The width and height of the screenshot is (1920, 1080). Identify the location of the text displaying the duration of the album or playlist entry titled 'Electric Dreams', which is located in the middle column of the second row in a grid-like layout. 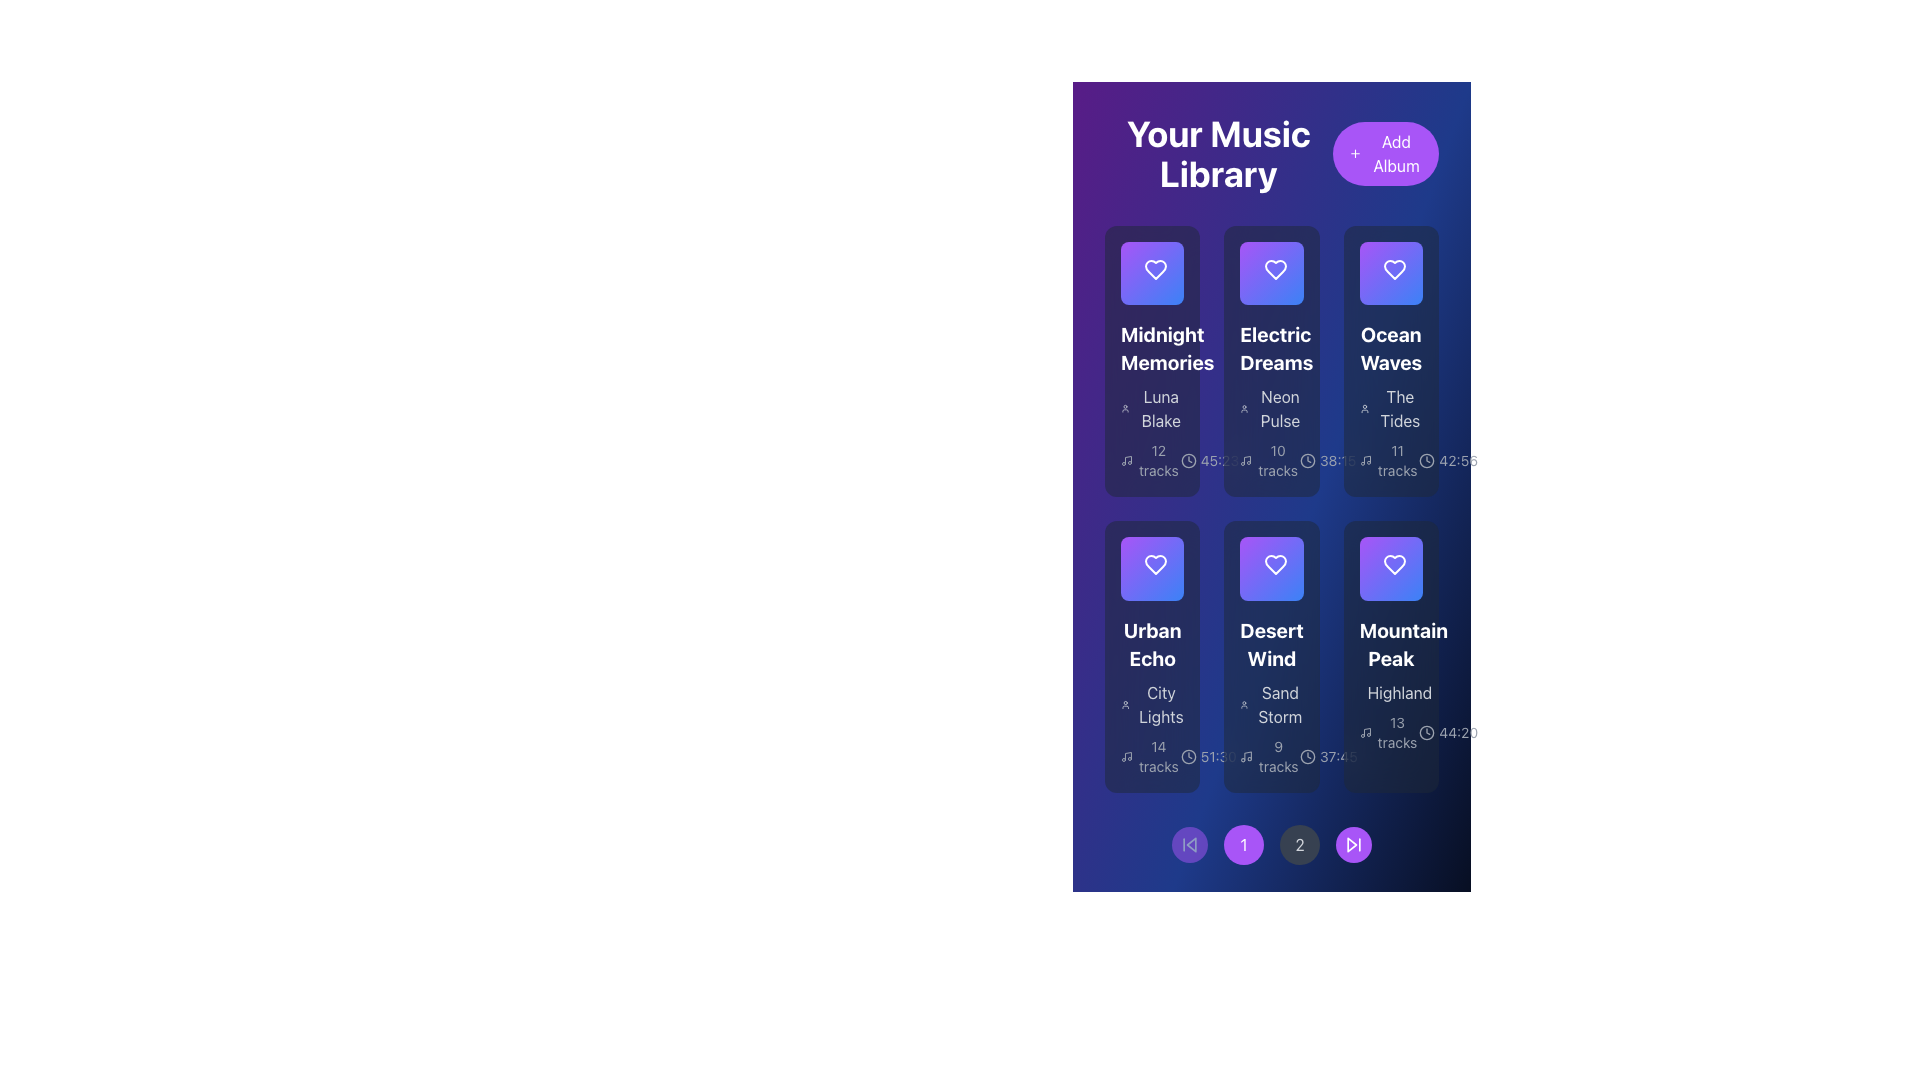
(1328, 461).